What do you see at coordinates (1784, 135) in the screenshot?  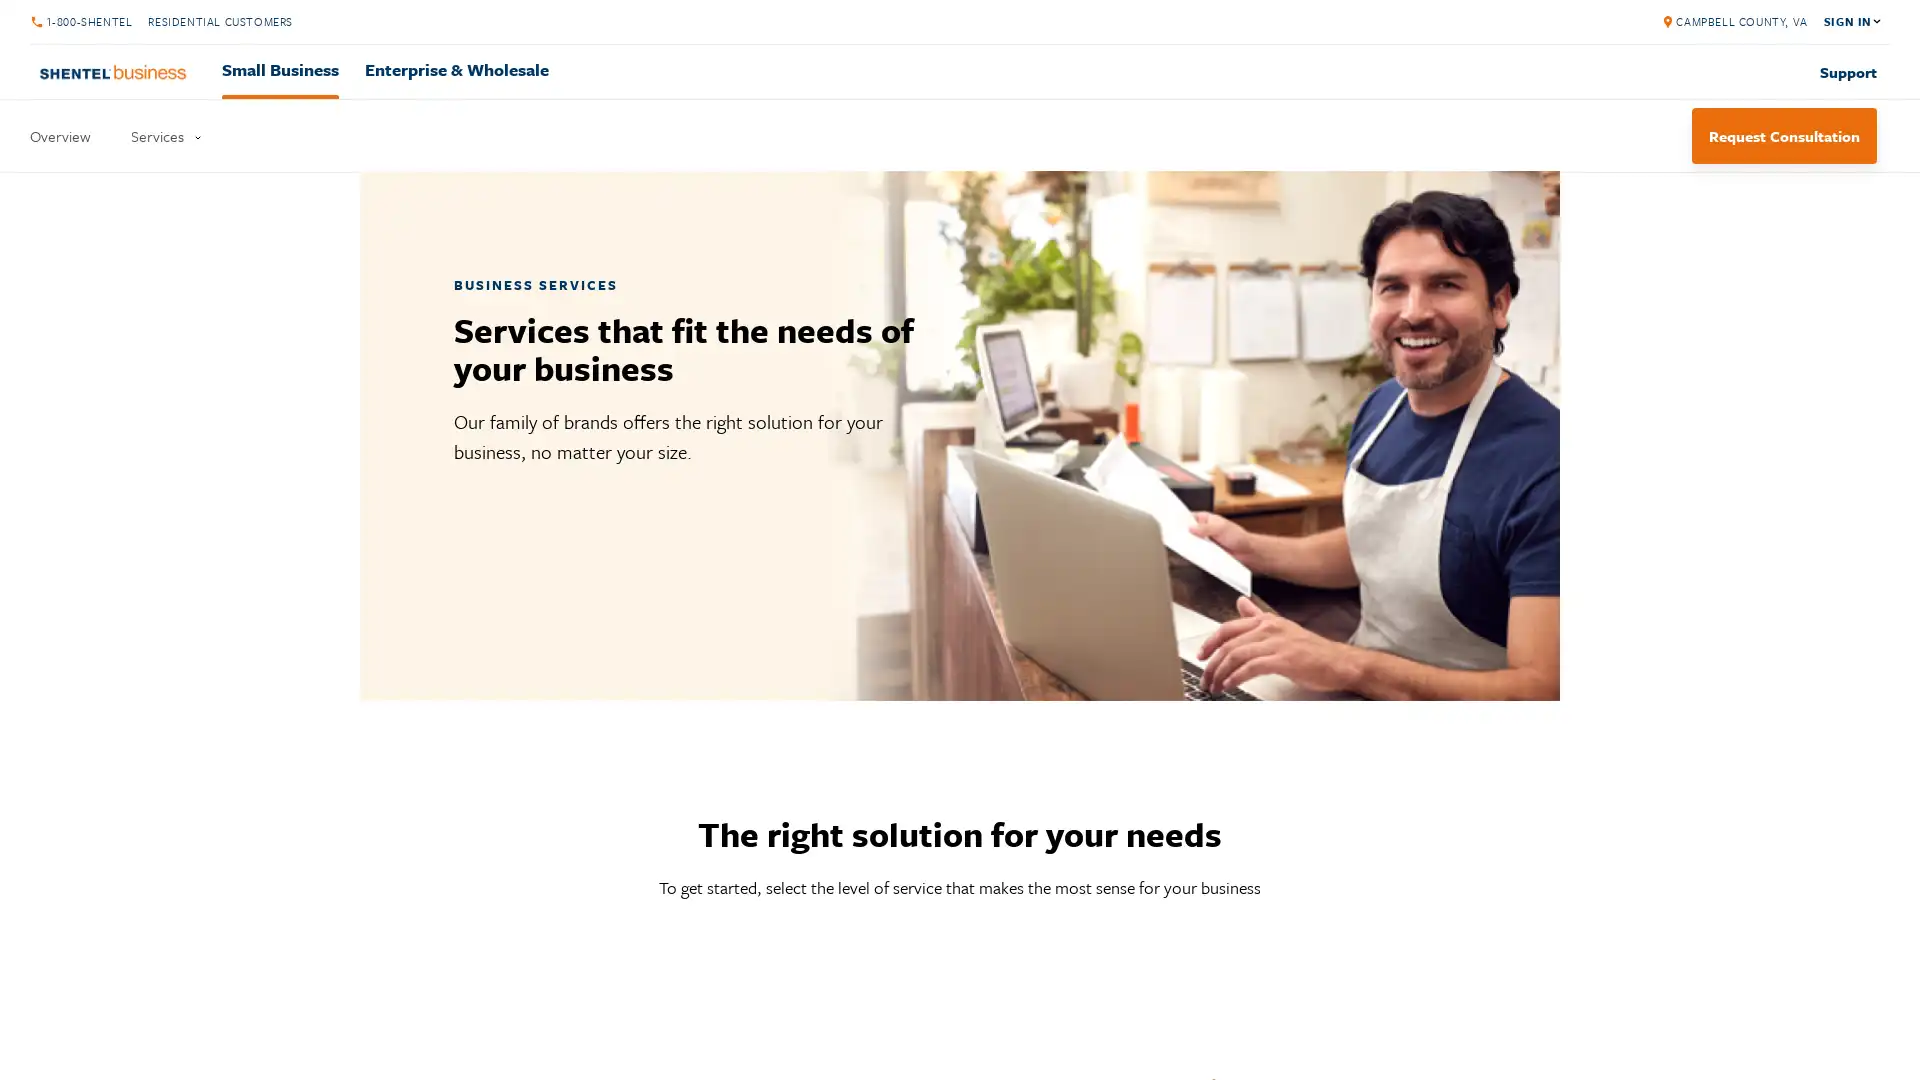 I see `Request Consultation` at bounding box center [1784, 135].